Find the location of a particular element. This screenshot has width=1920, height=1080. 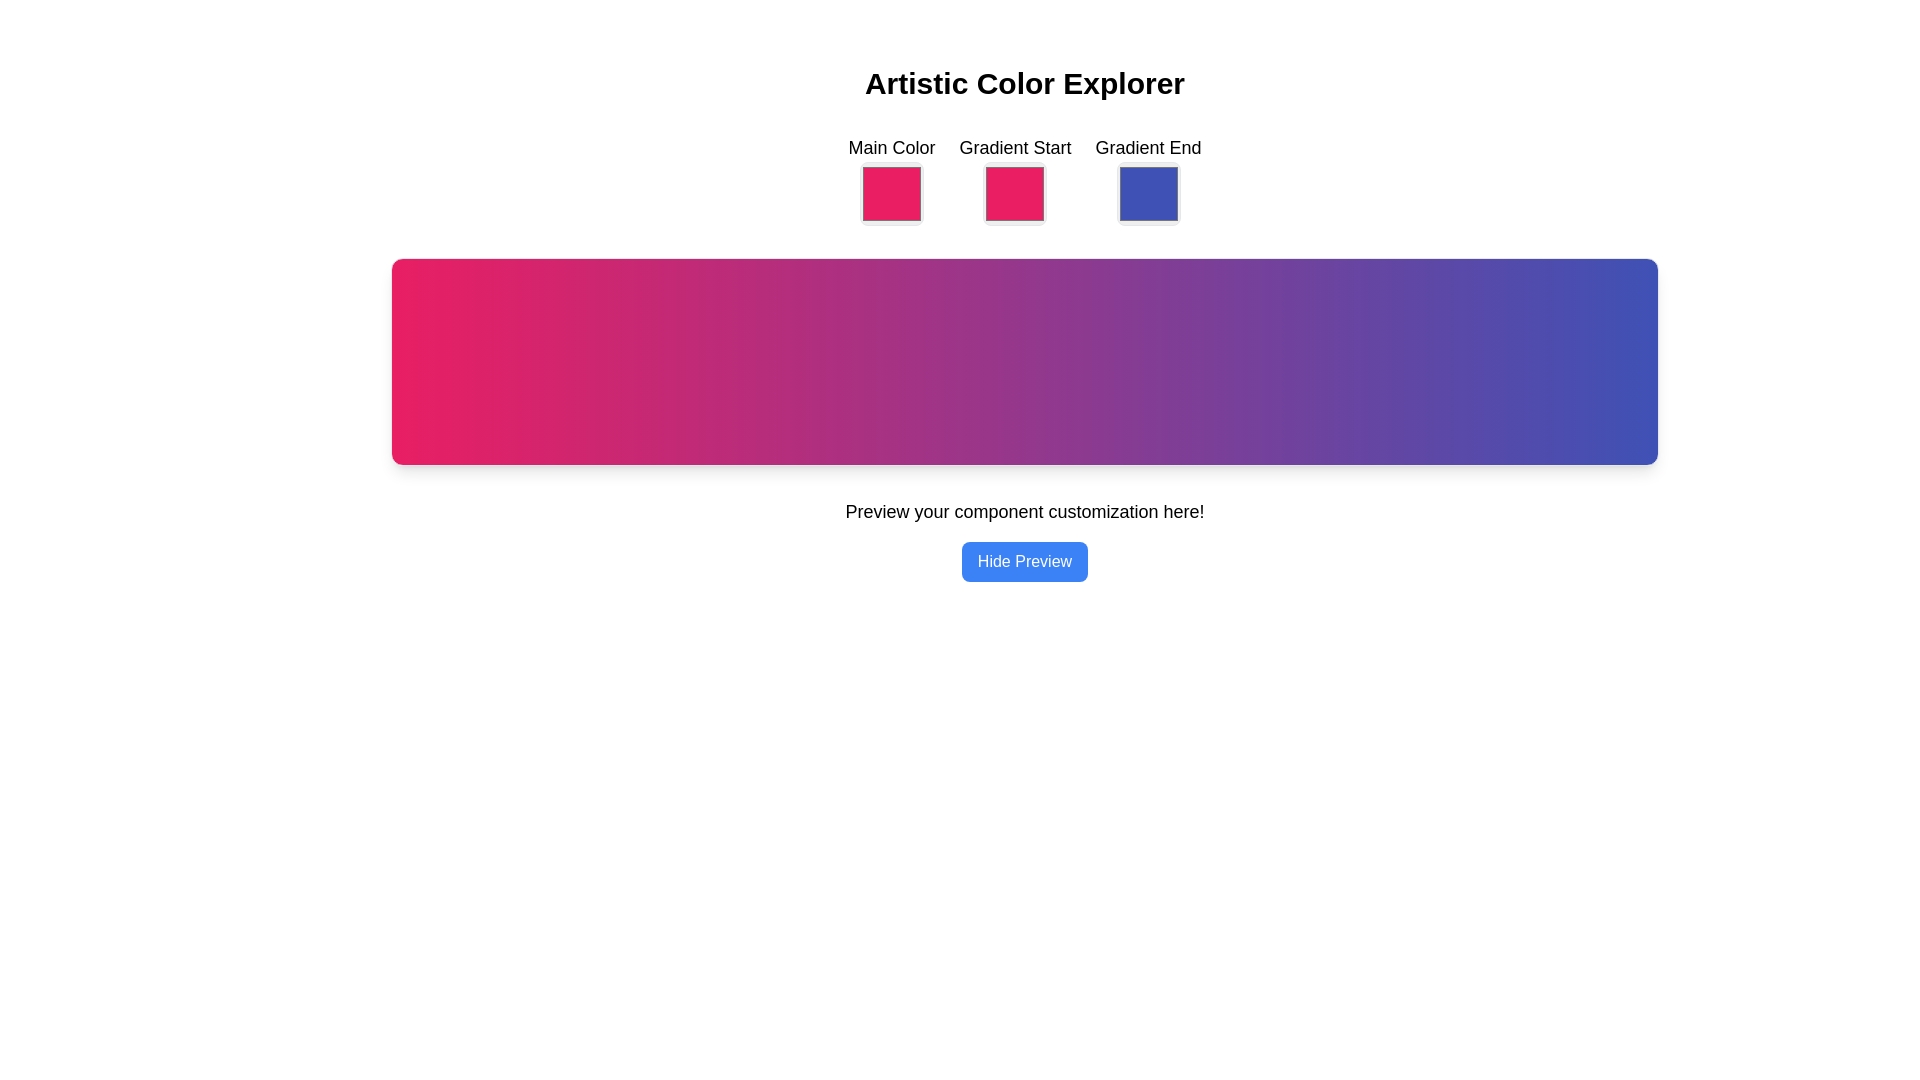

the button that toggles the visibility of the preview section in the component customization interface, located below the text 'Preview your component customization here!' is located at coordinates (1024, 562).